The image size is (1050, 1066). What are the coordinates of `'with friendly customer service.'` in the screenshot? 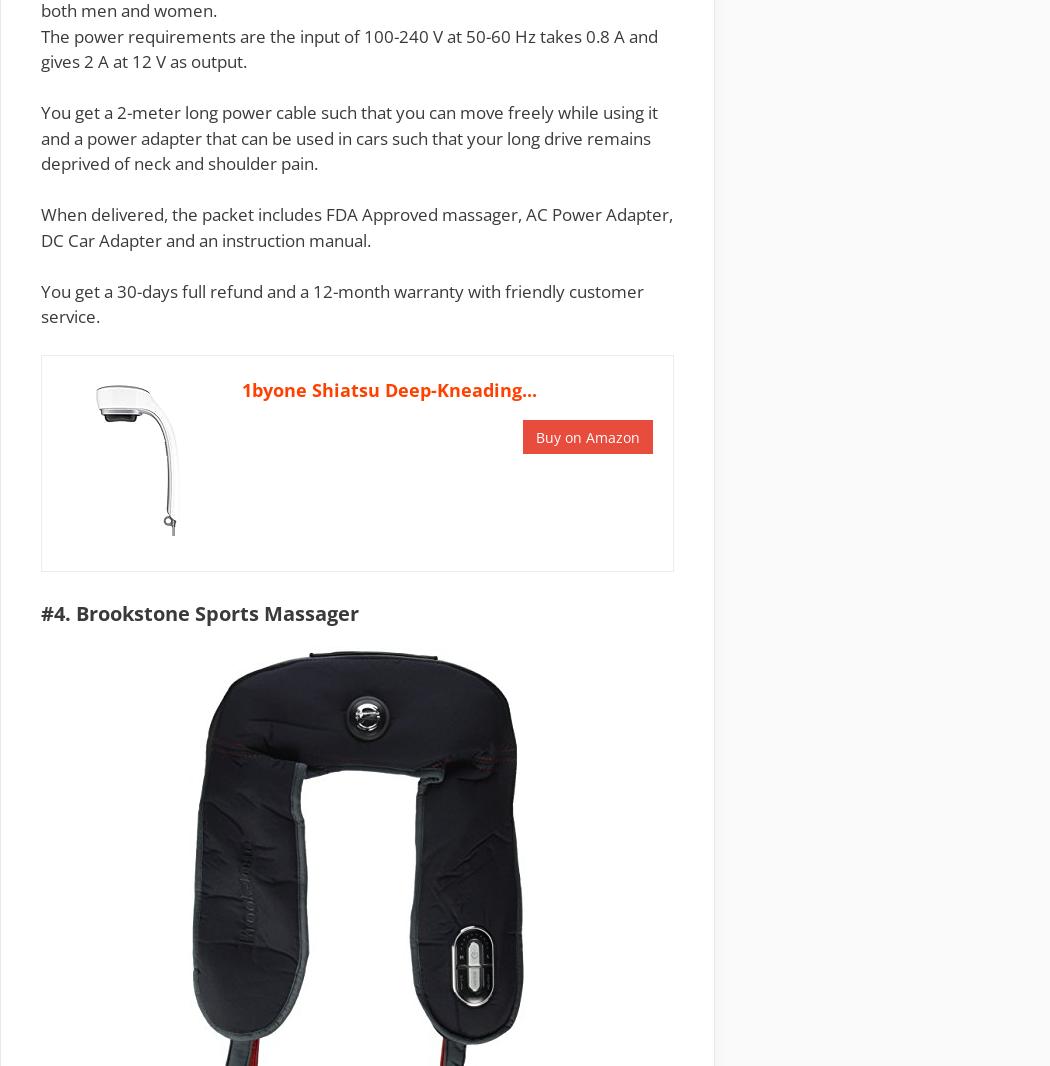 It's located at (39, 303).